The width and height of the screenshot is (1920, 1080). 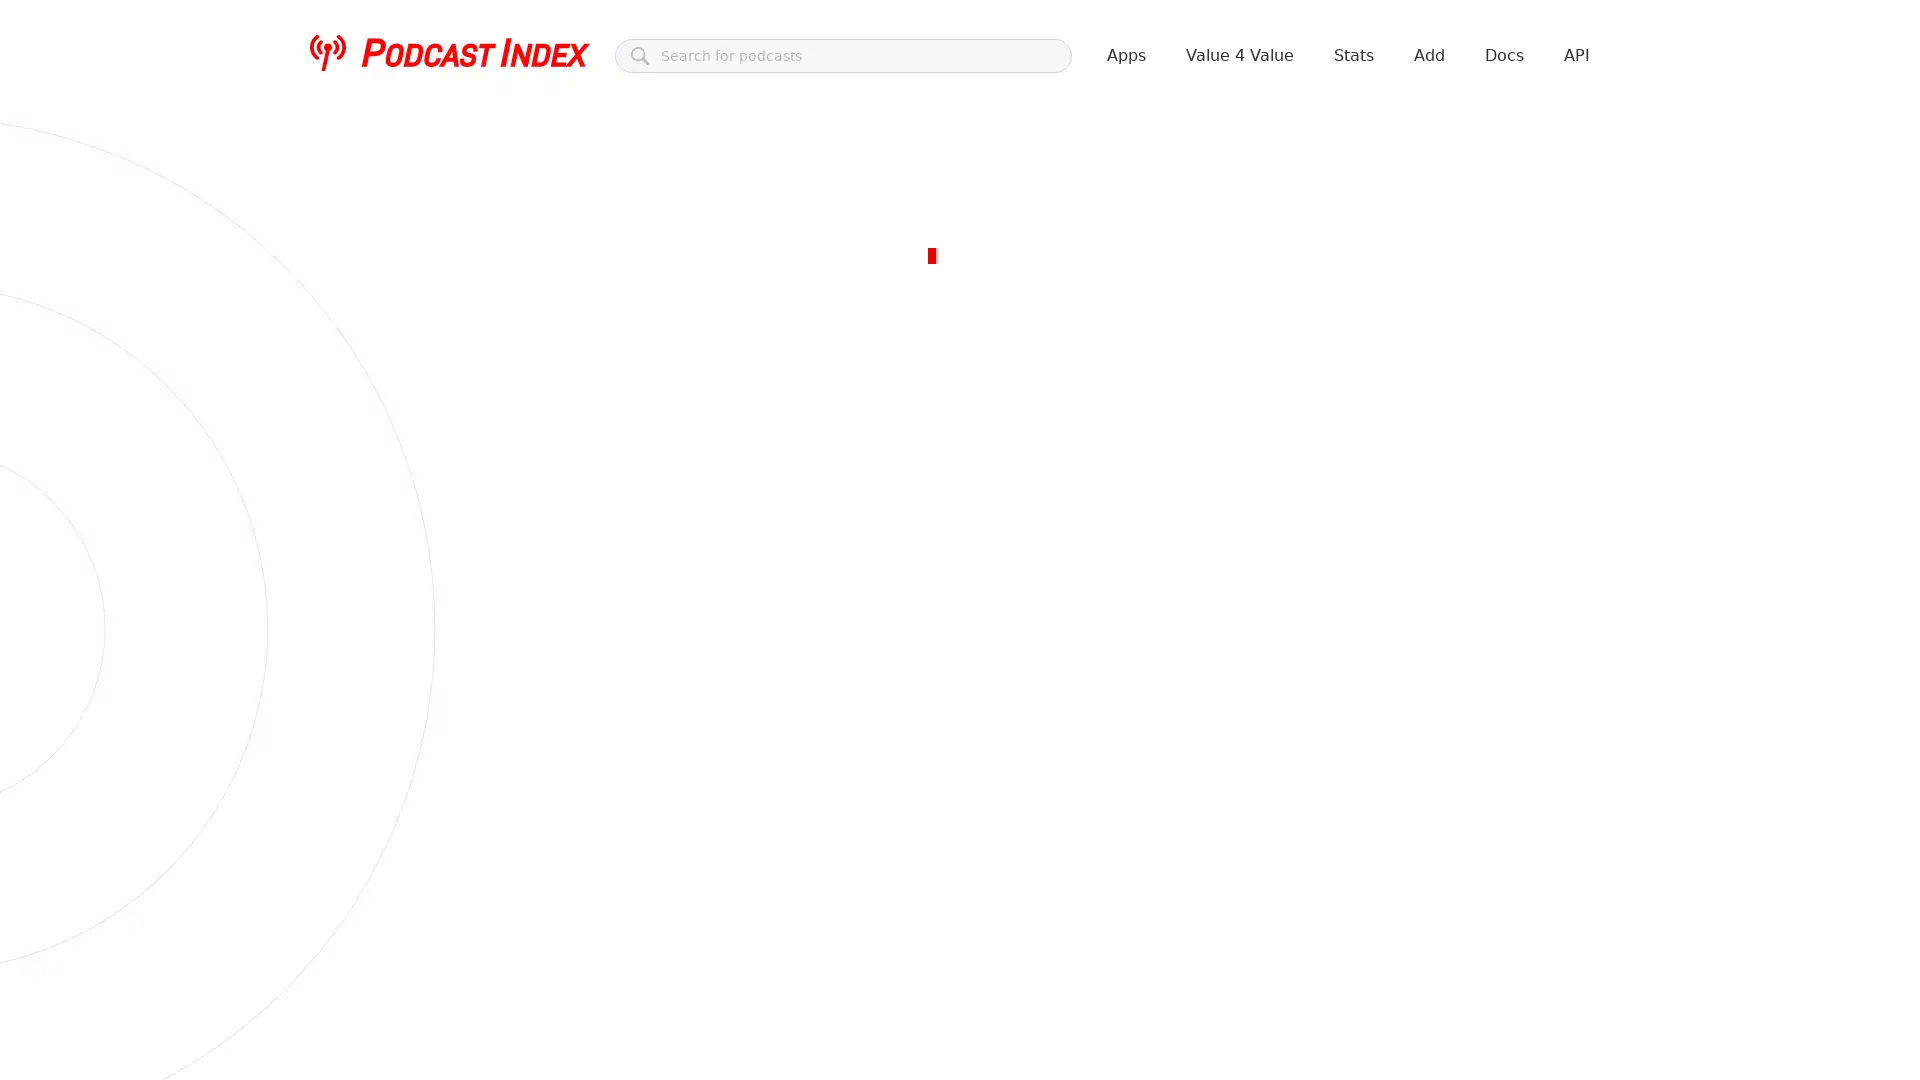 What do you see at coordinates (496, 500) in the screenshot?
I see `Show All` at bounding box center [496, 500].